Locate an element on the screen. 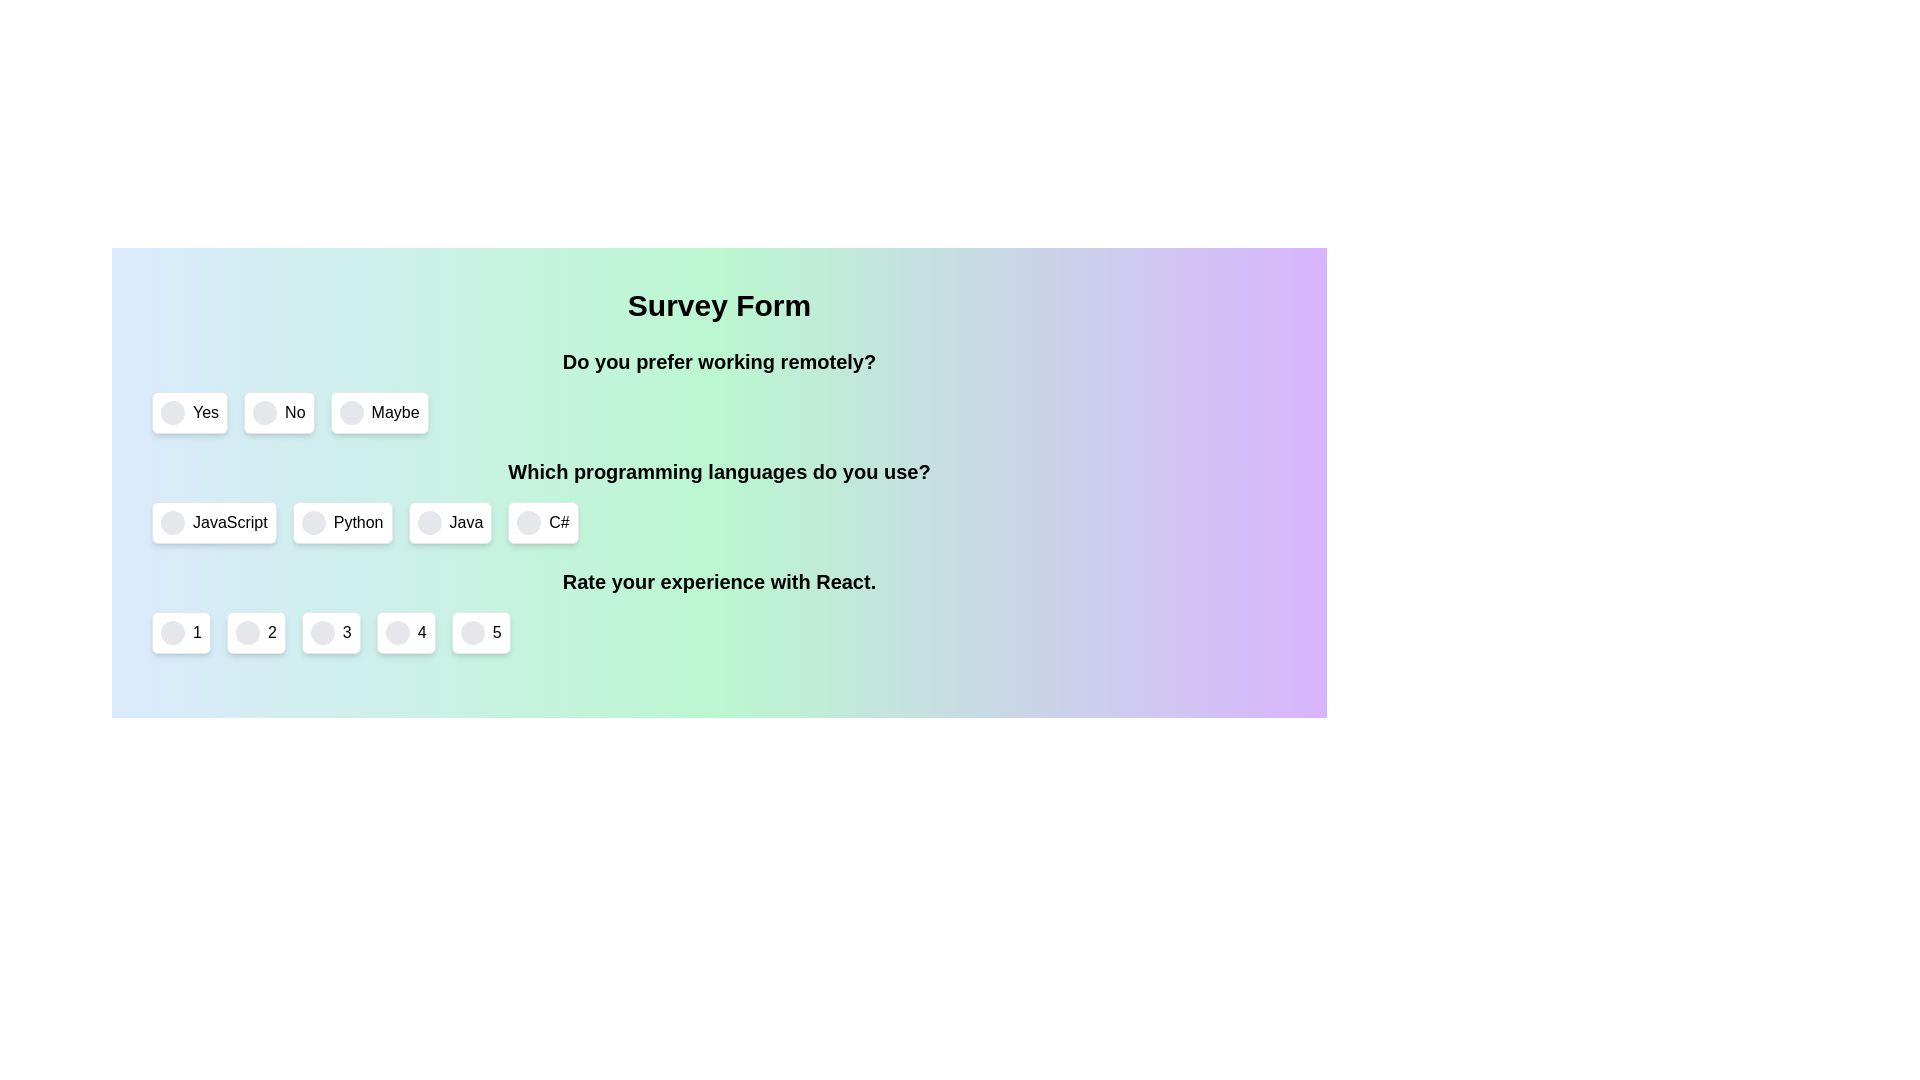  the selection on the Rating Widget located towards the bottom of the central section of the interface, below the 'Which programming languages do you use?' section is located at coordinates (719, 609).